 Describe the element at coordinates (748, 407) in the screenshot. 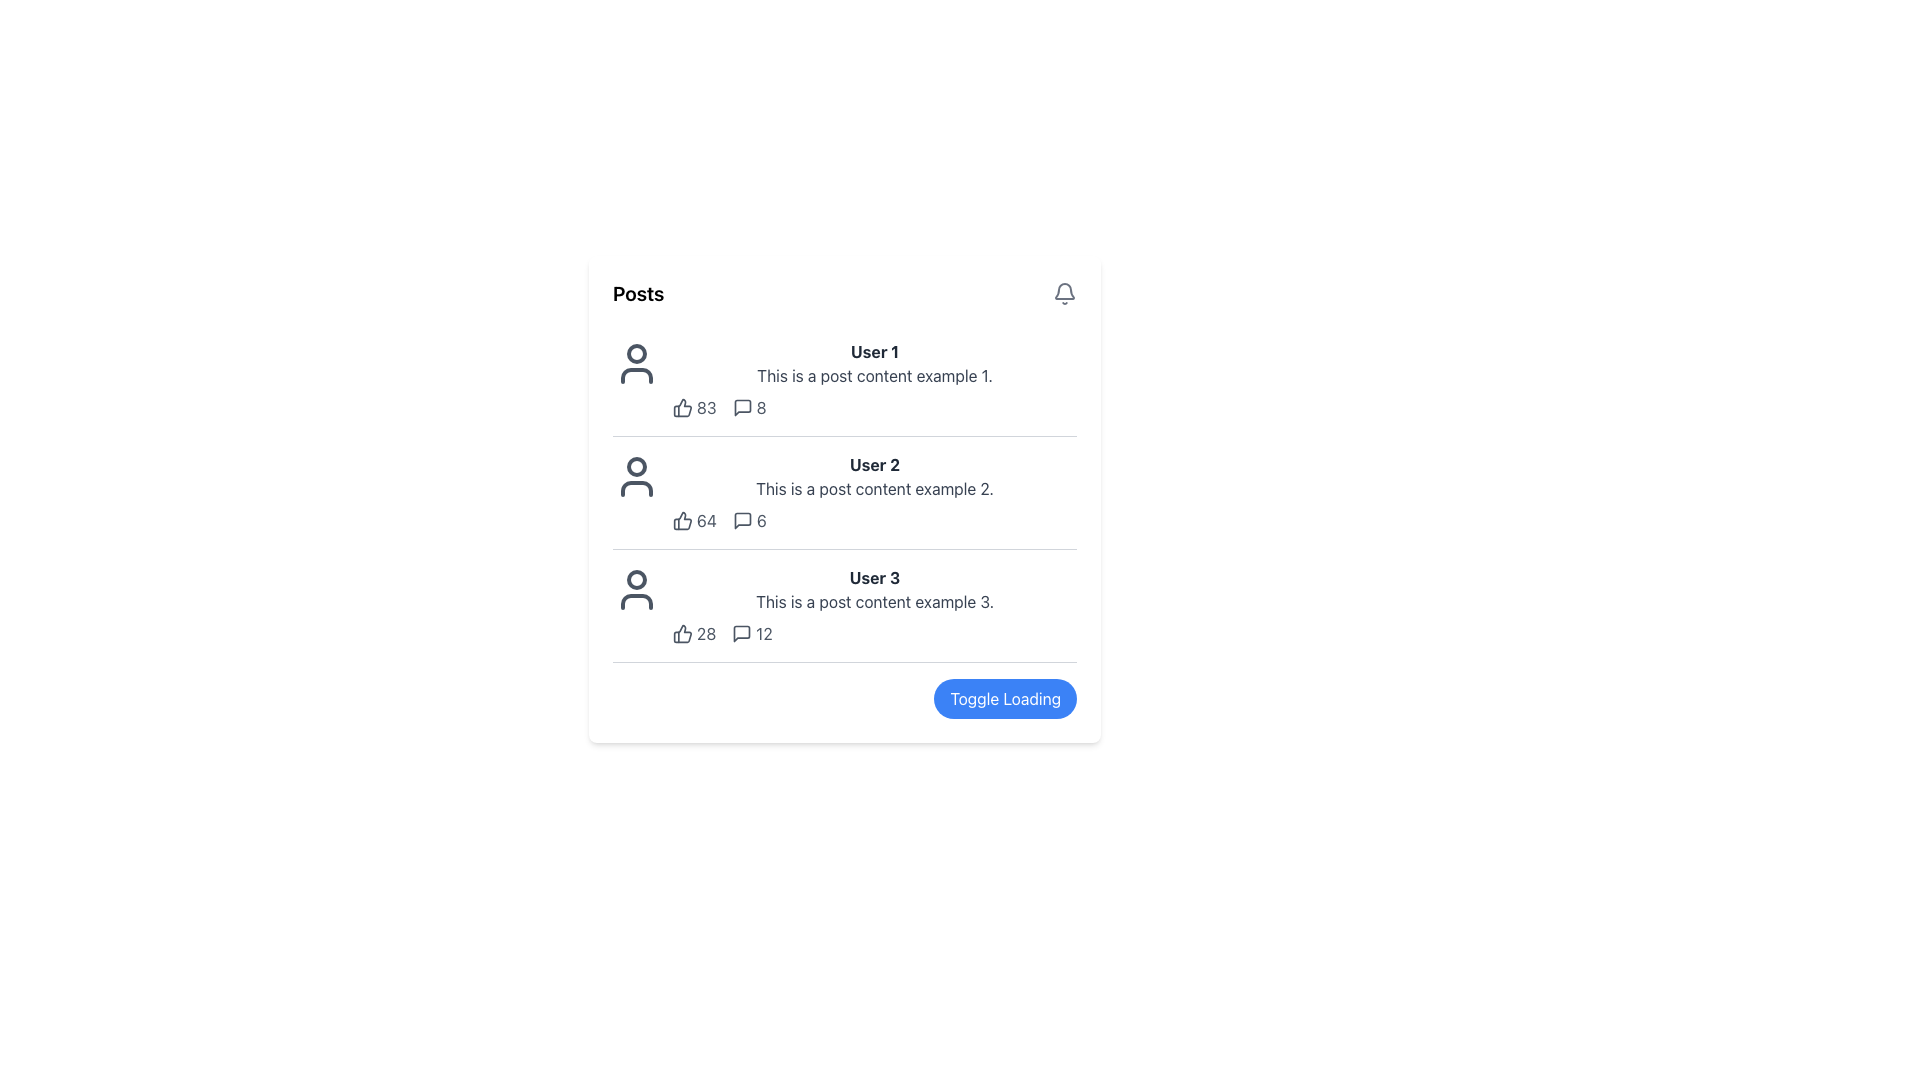

I see `the small number '8' displayed on the right side of the speech bubble icon, which is the third item in a horizontal alignment of interaction icons and counts in the top user post section` at that location.